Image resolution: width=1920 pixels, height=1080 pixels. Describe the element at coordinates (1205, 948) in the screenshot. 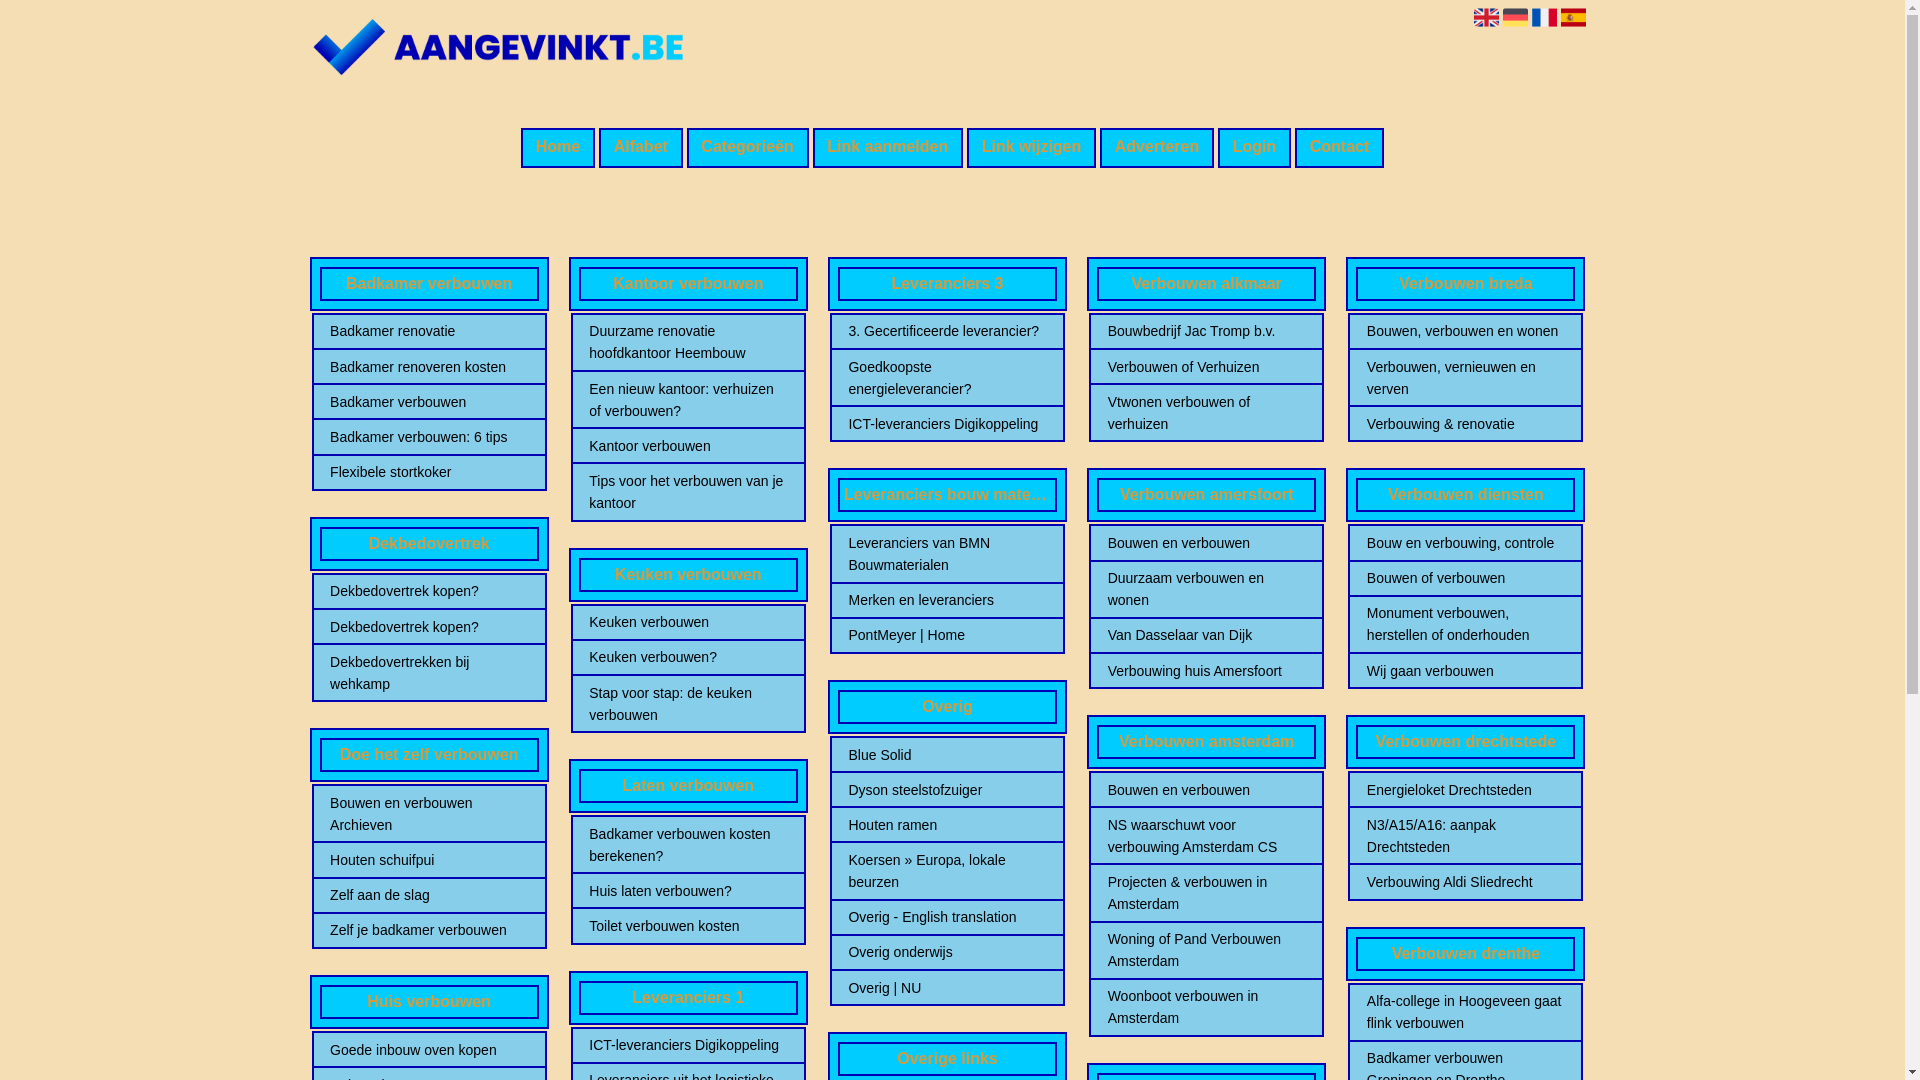

I see `'Woning of Pand Verbouwen Amsterdam'` at that location.